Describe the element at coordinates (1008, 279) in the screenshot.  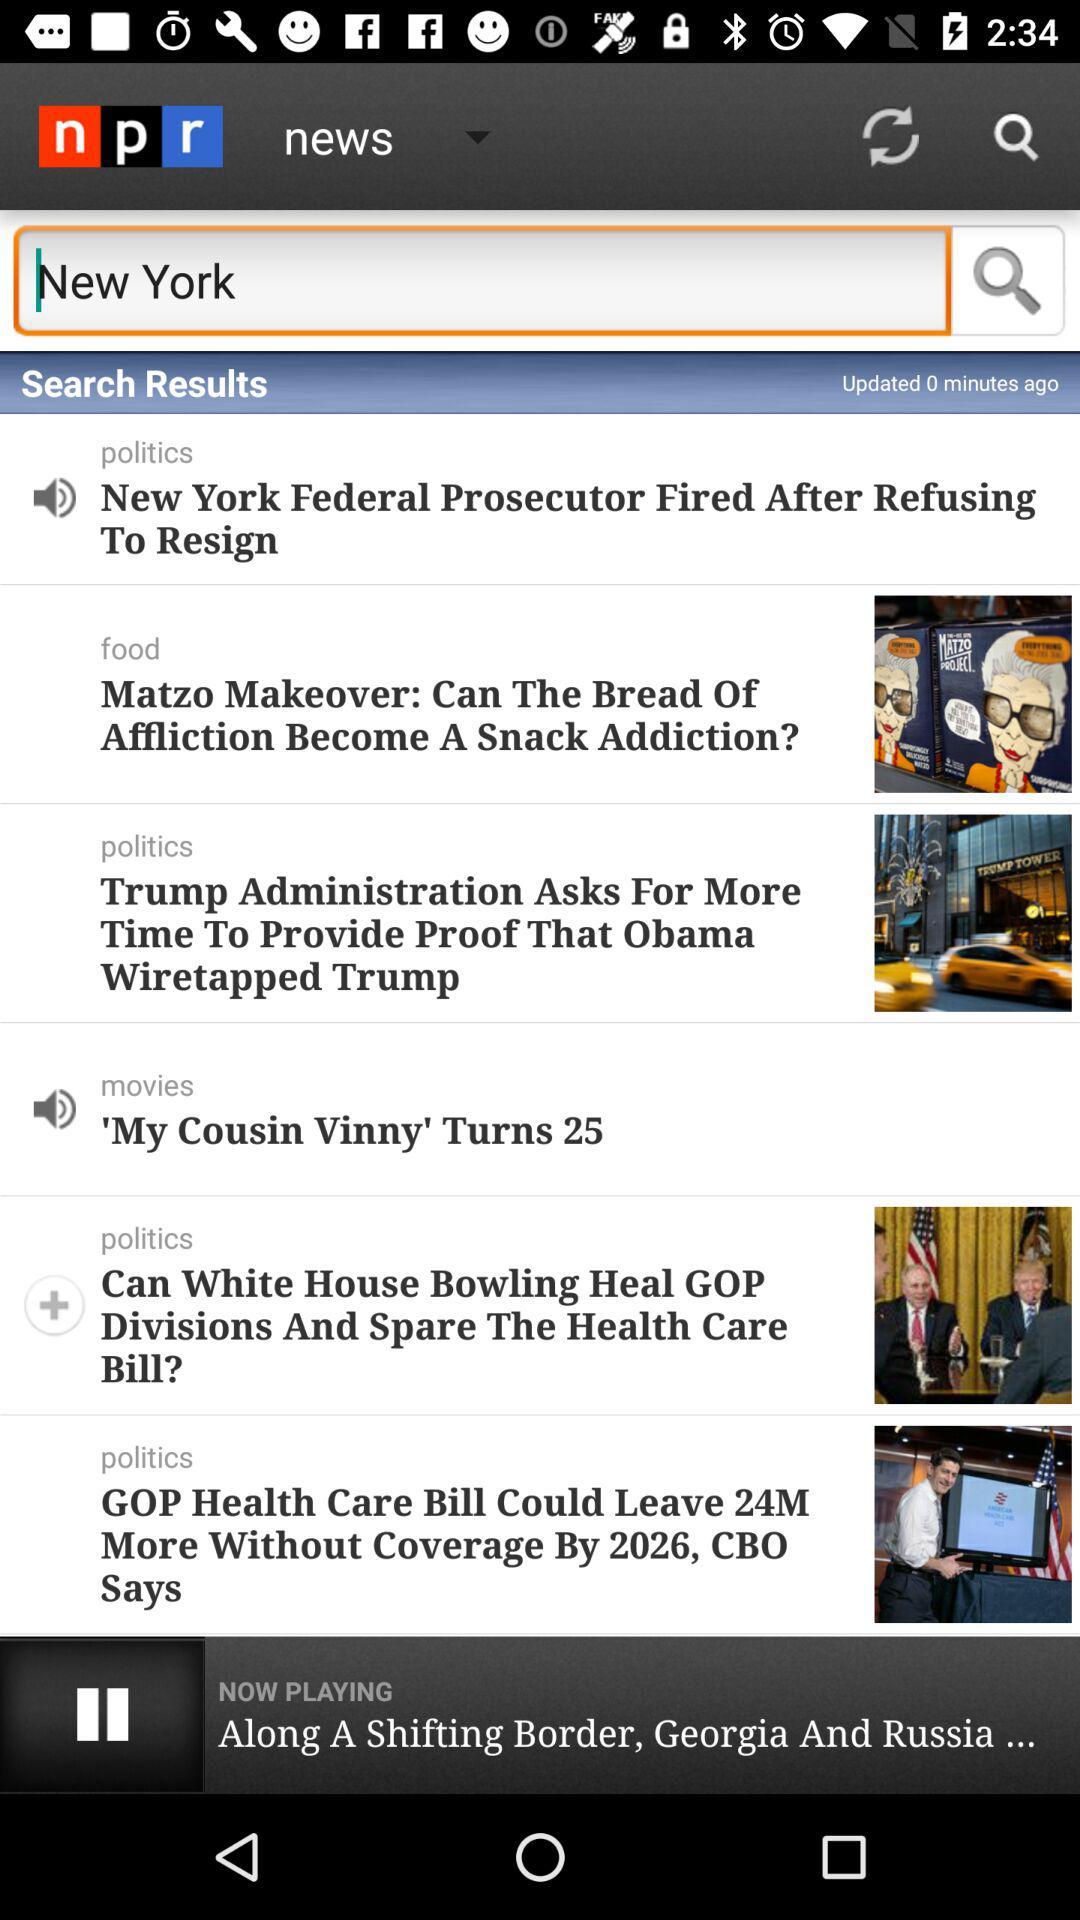
I see `the search icon` at that location.